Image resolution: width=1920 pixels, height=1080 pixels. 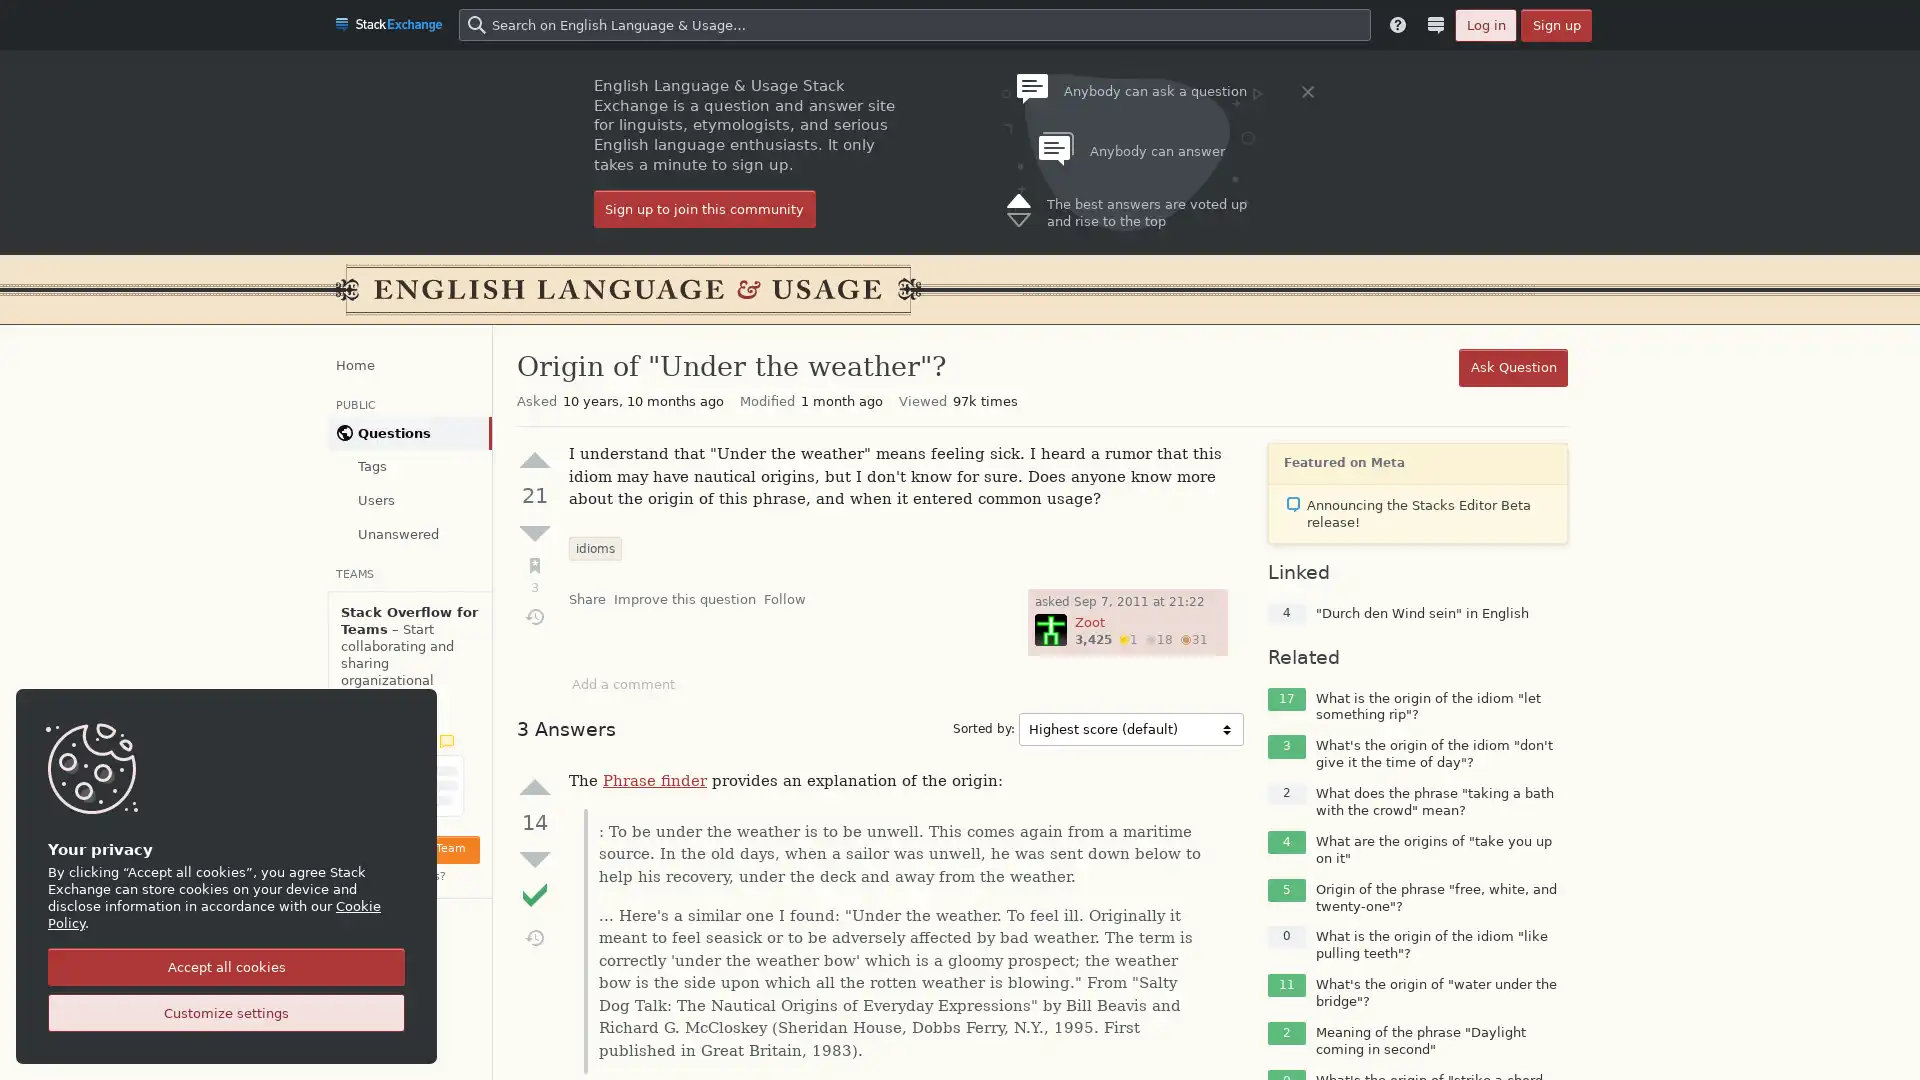 What do you see at coordinates (534, 858) in the screenshot?
I see `Down vote` at bounding box center [534, 858].